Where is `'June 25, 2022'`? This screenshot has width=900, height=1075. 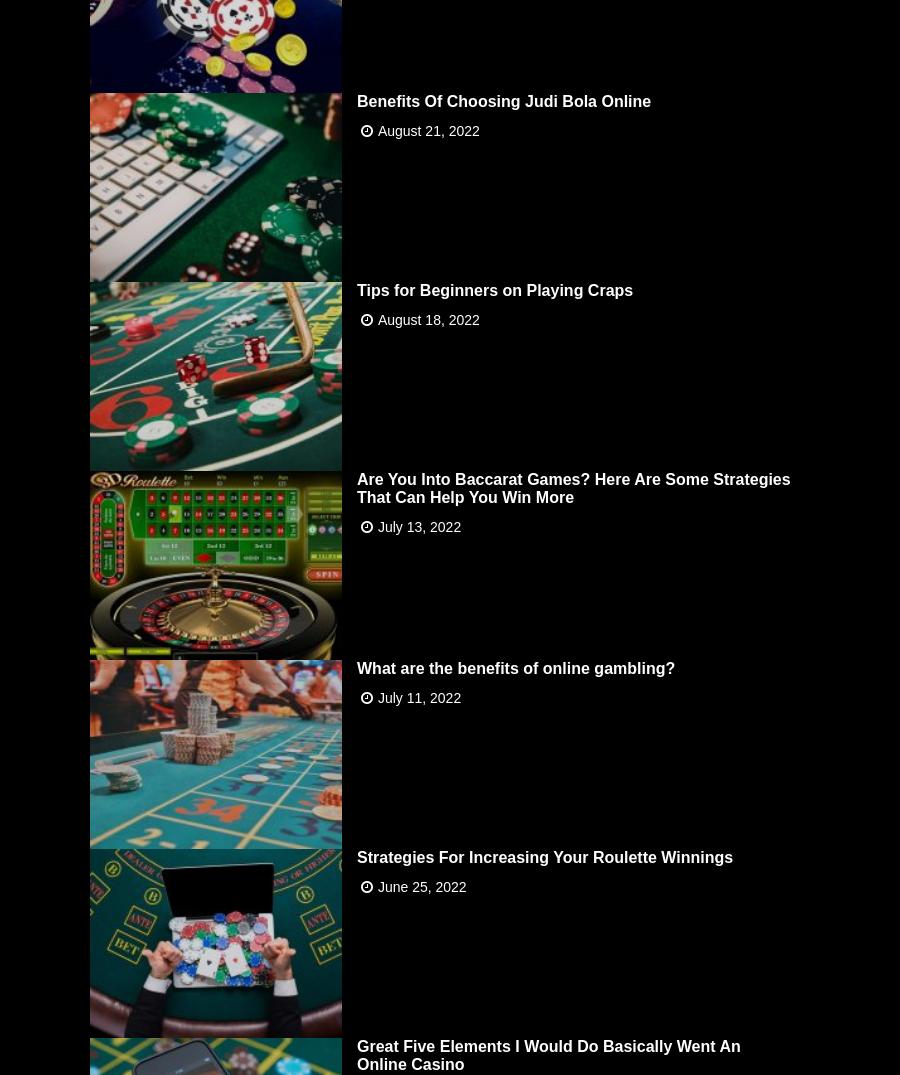 'June 25, 2022' is located at coordinates (421, 884).